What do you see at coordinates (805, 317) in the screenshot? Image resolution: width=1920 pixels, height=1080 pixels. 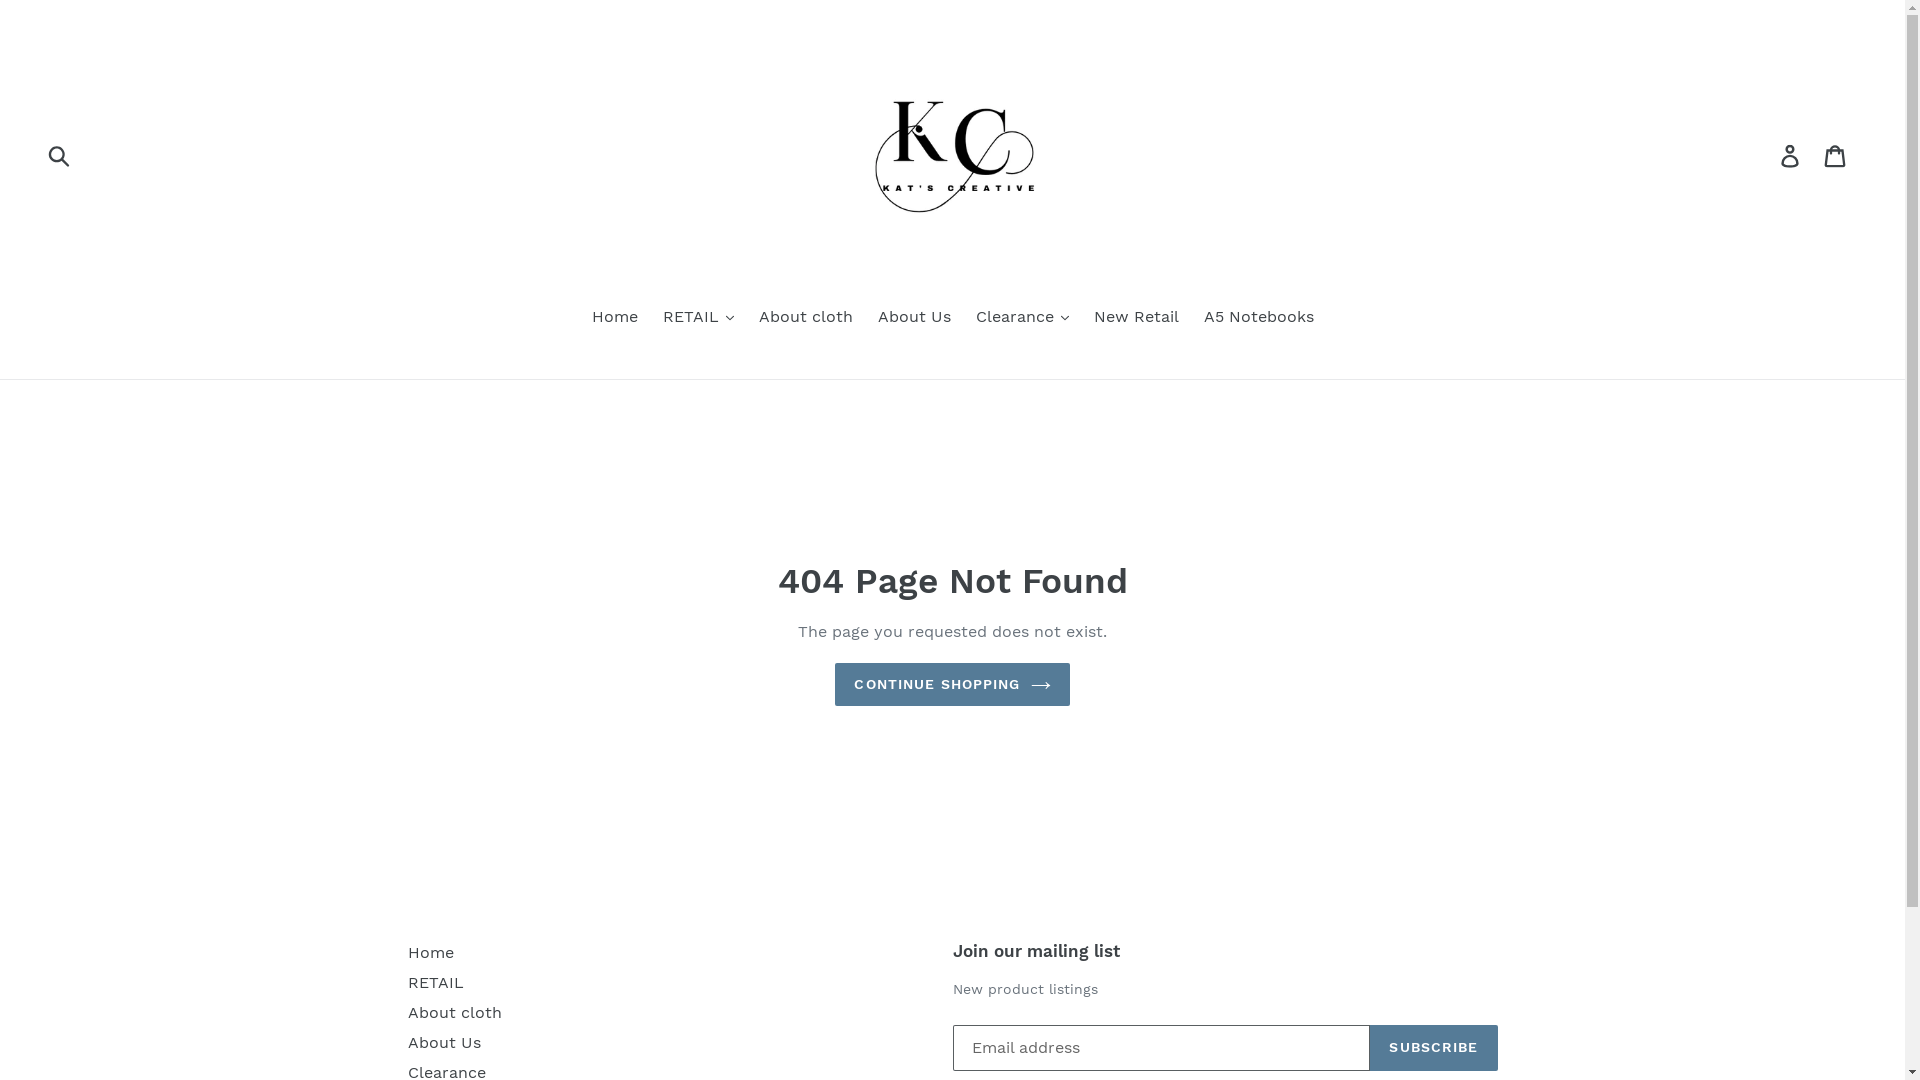 I see `'About cloth'` at bounding box center [805, 317].